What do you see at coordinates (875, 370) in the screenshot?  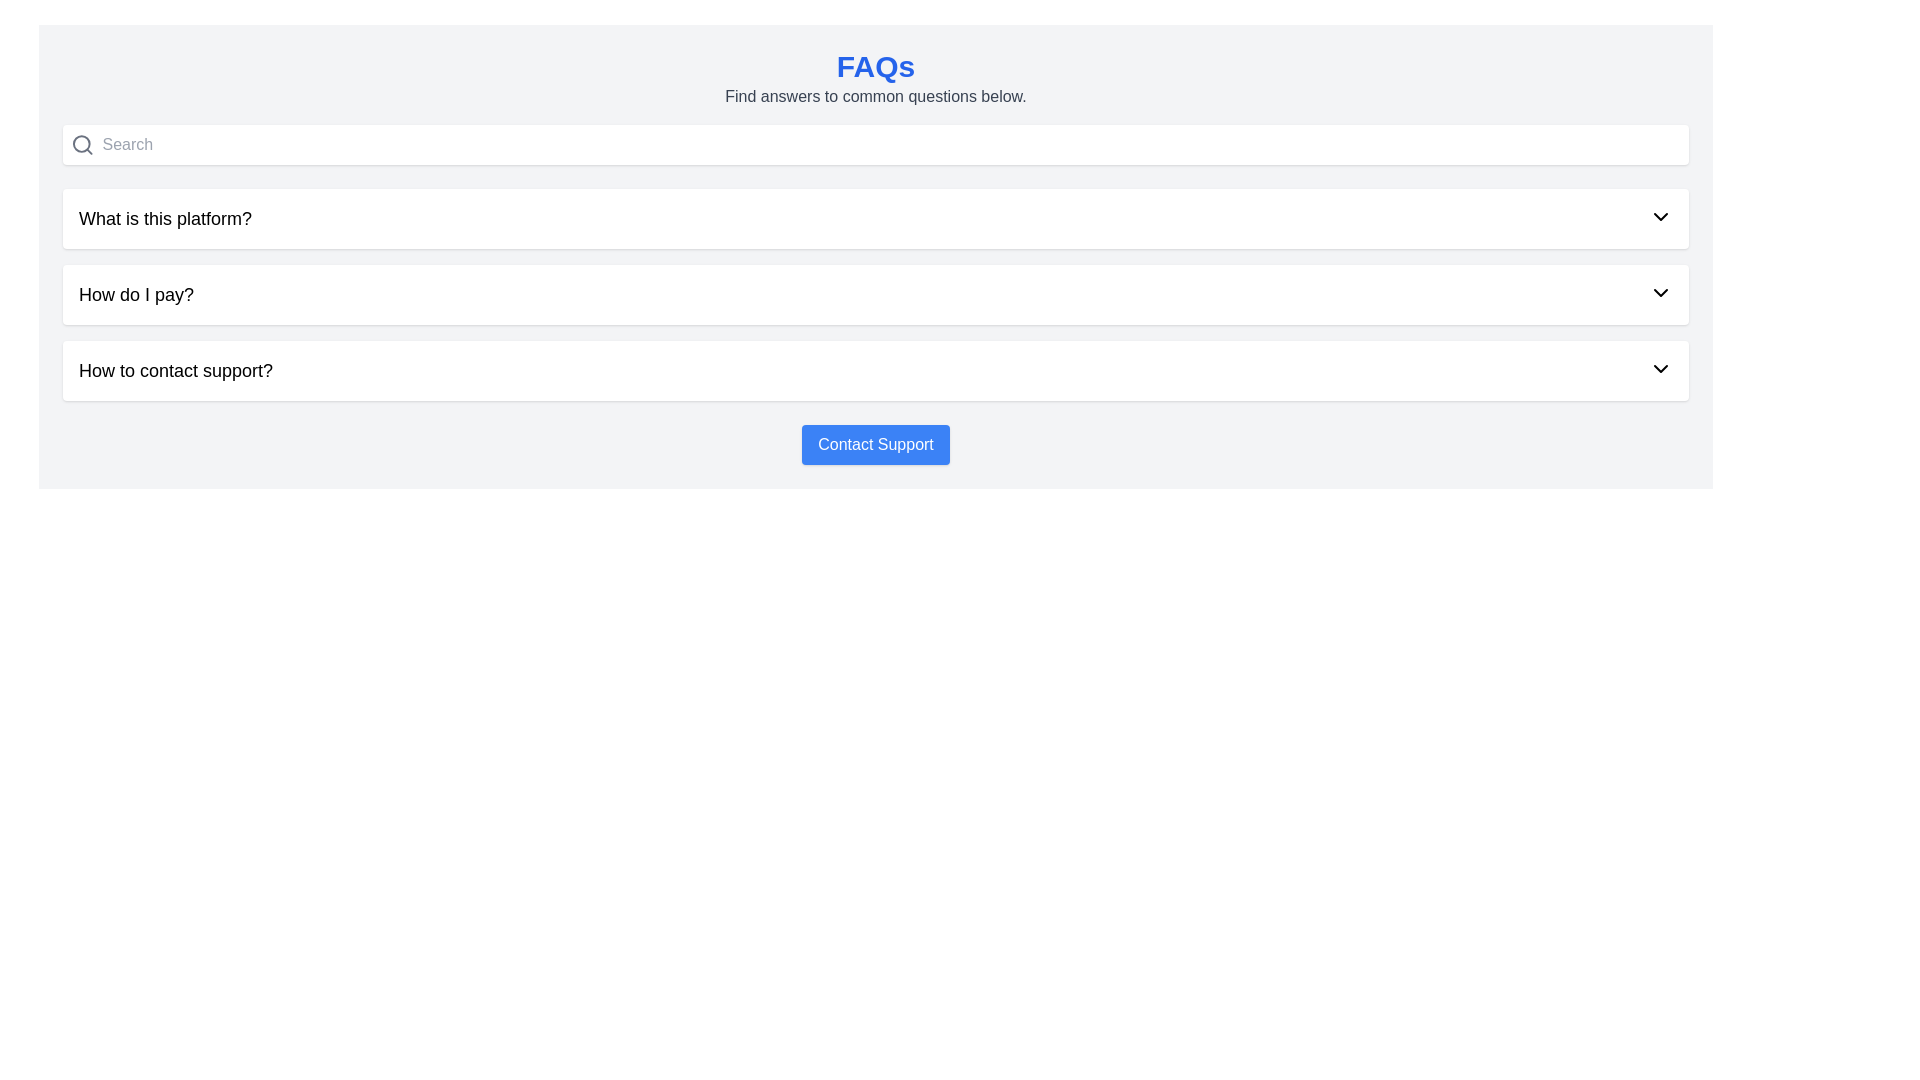 I see `the third Collapsible List Item in the FAQ section` at bounding box center [875, 370].